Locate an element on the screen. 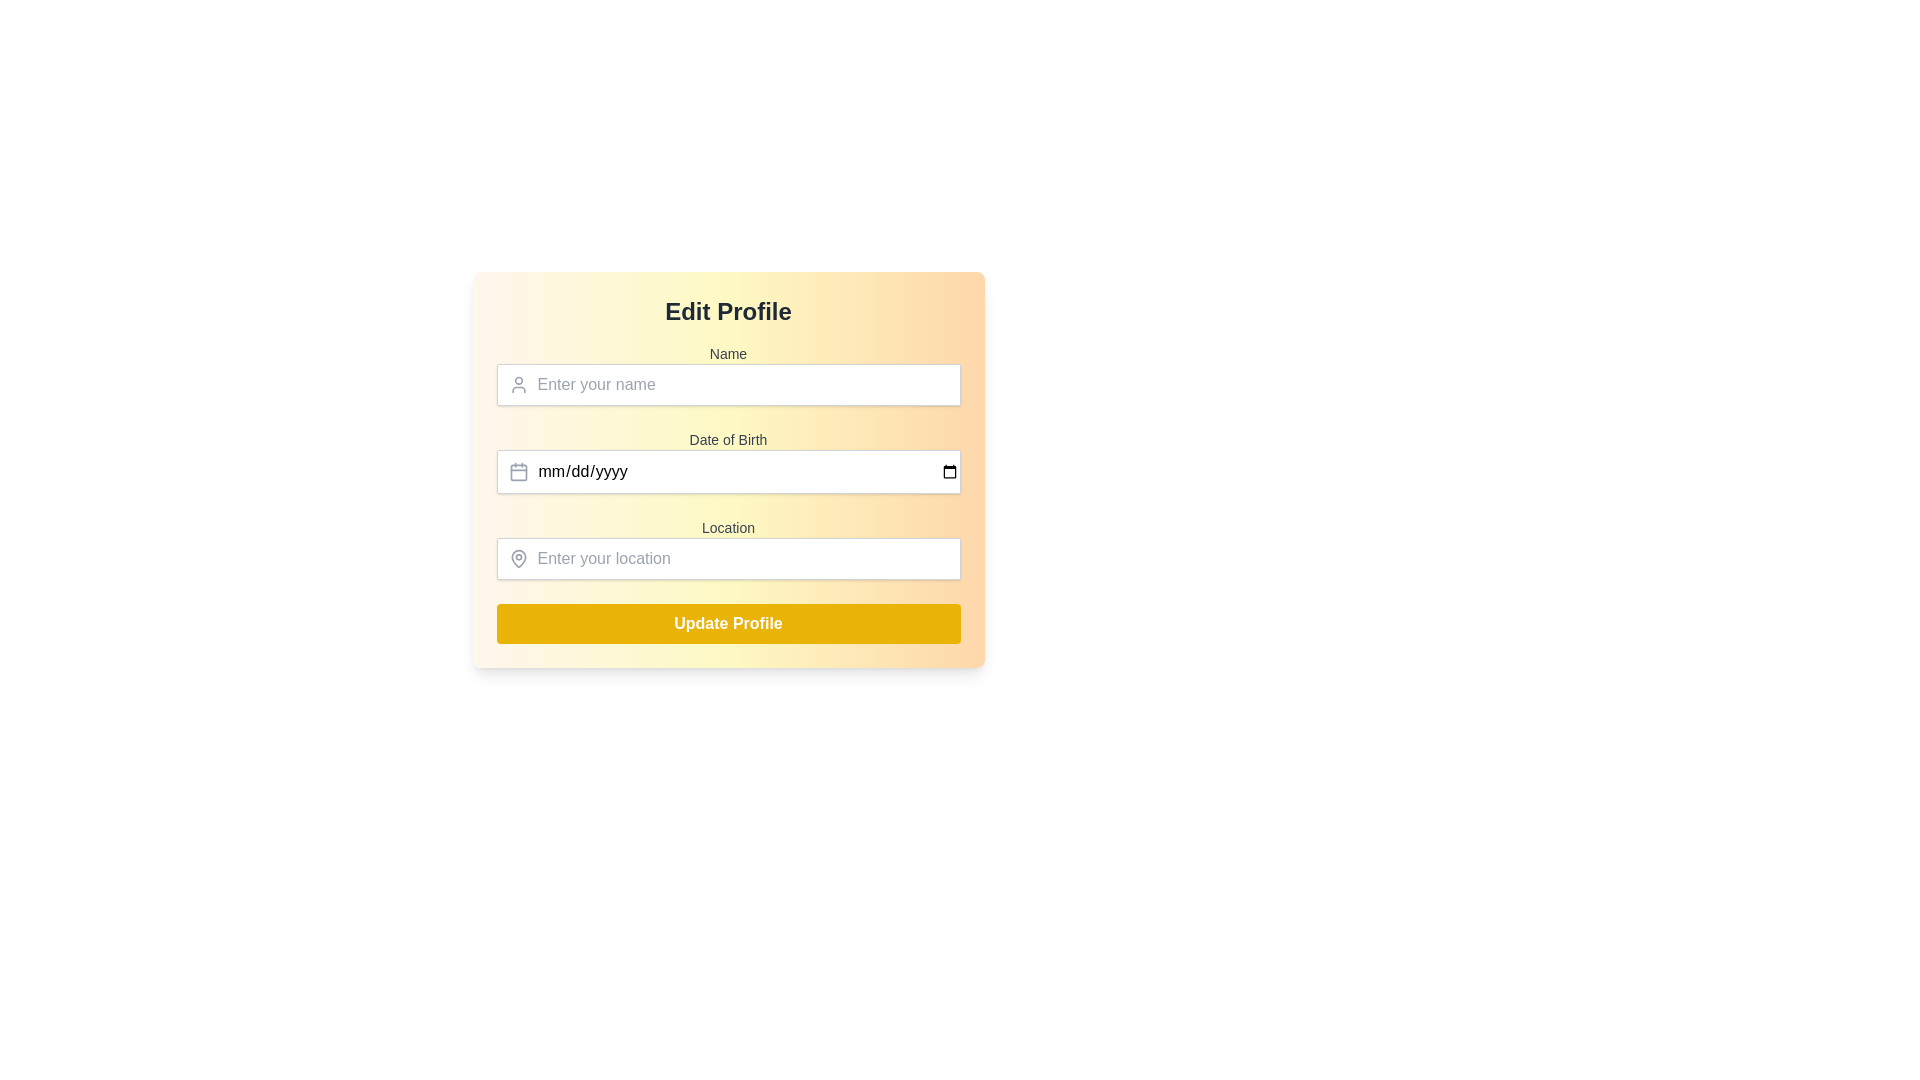  the Text label that serves as a heading for the user profile editing form, located at the top of the form above fields like 'Name', 'Date of Birth', and 'Location' is located at coordinates (727, 312).